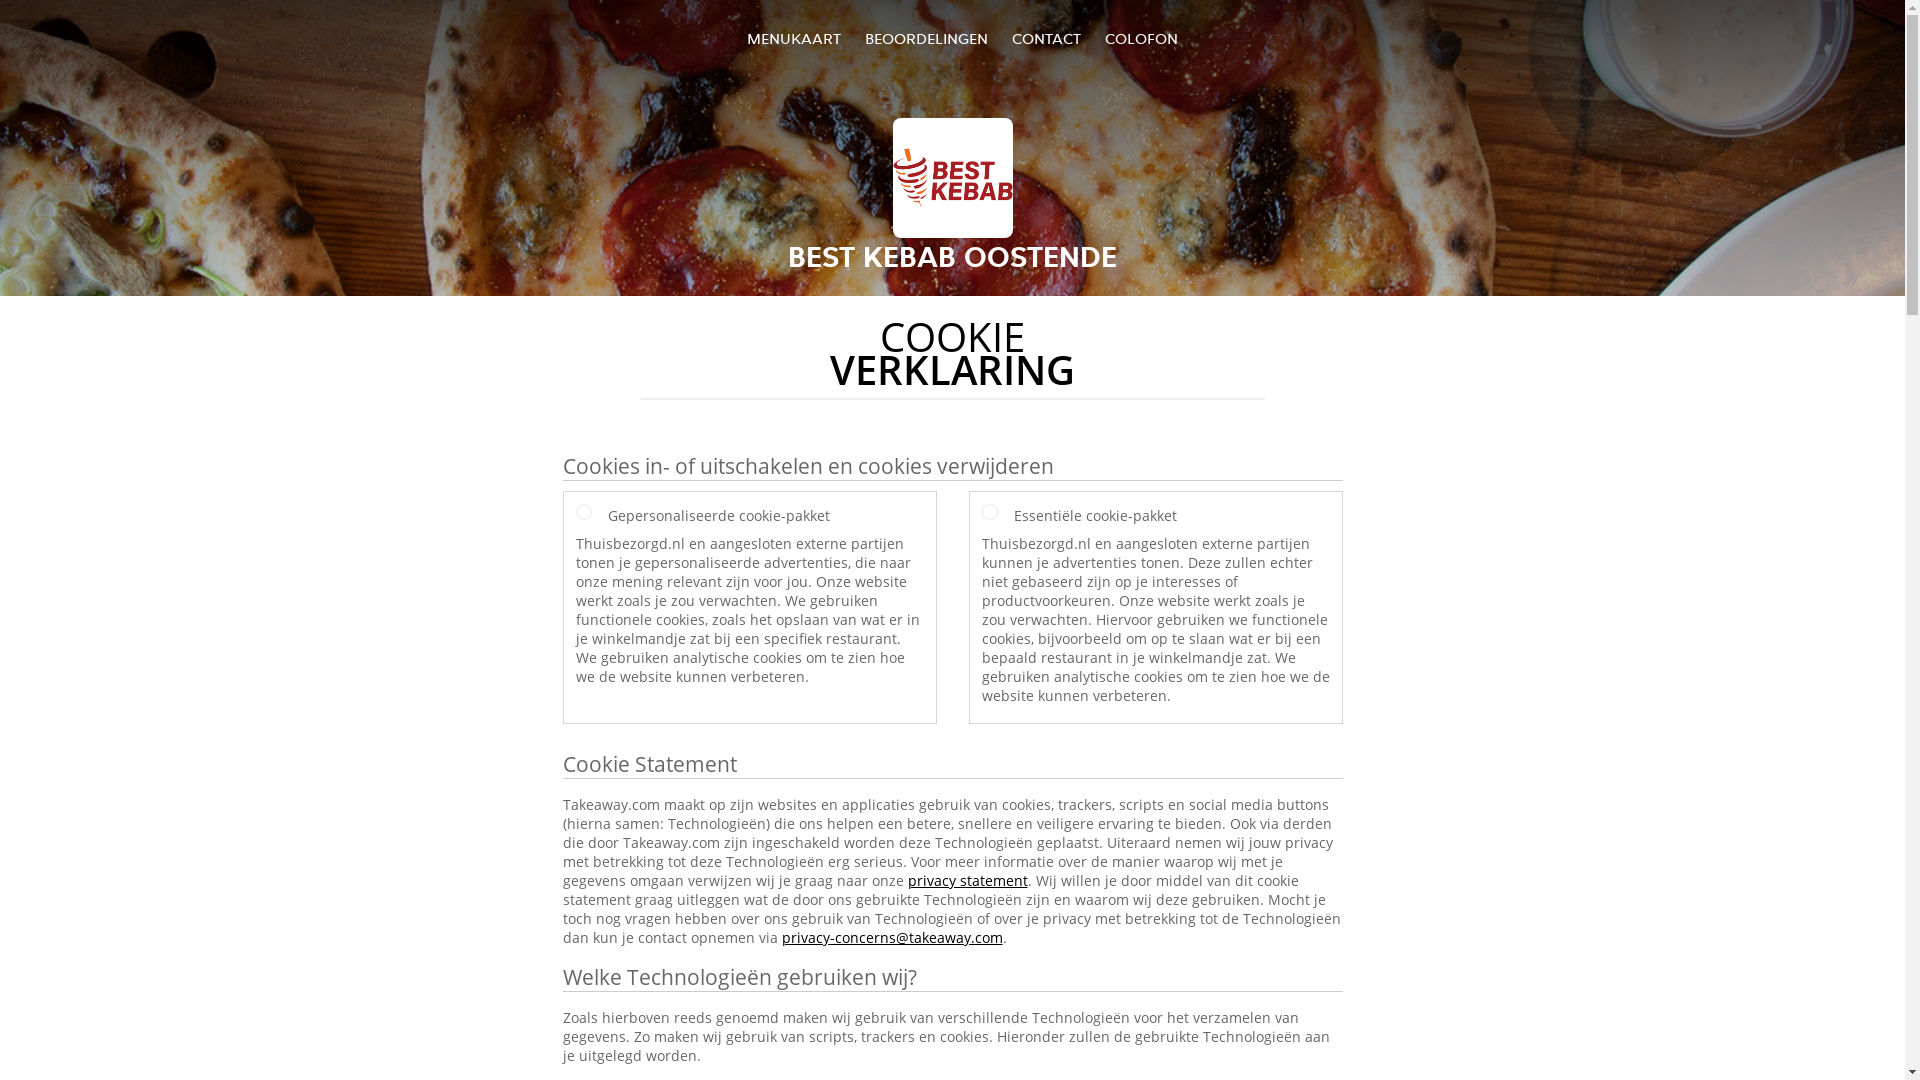 Image resolution: width=1920 pixels, height=1080 pixels. What do you see at coordinates (968, 879) in the screenshot?
I see `'privacy statement'` at bounding box center [968, 879].